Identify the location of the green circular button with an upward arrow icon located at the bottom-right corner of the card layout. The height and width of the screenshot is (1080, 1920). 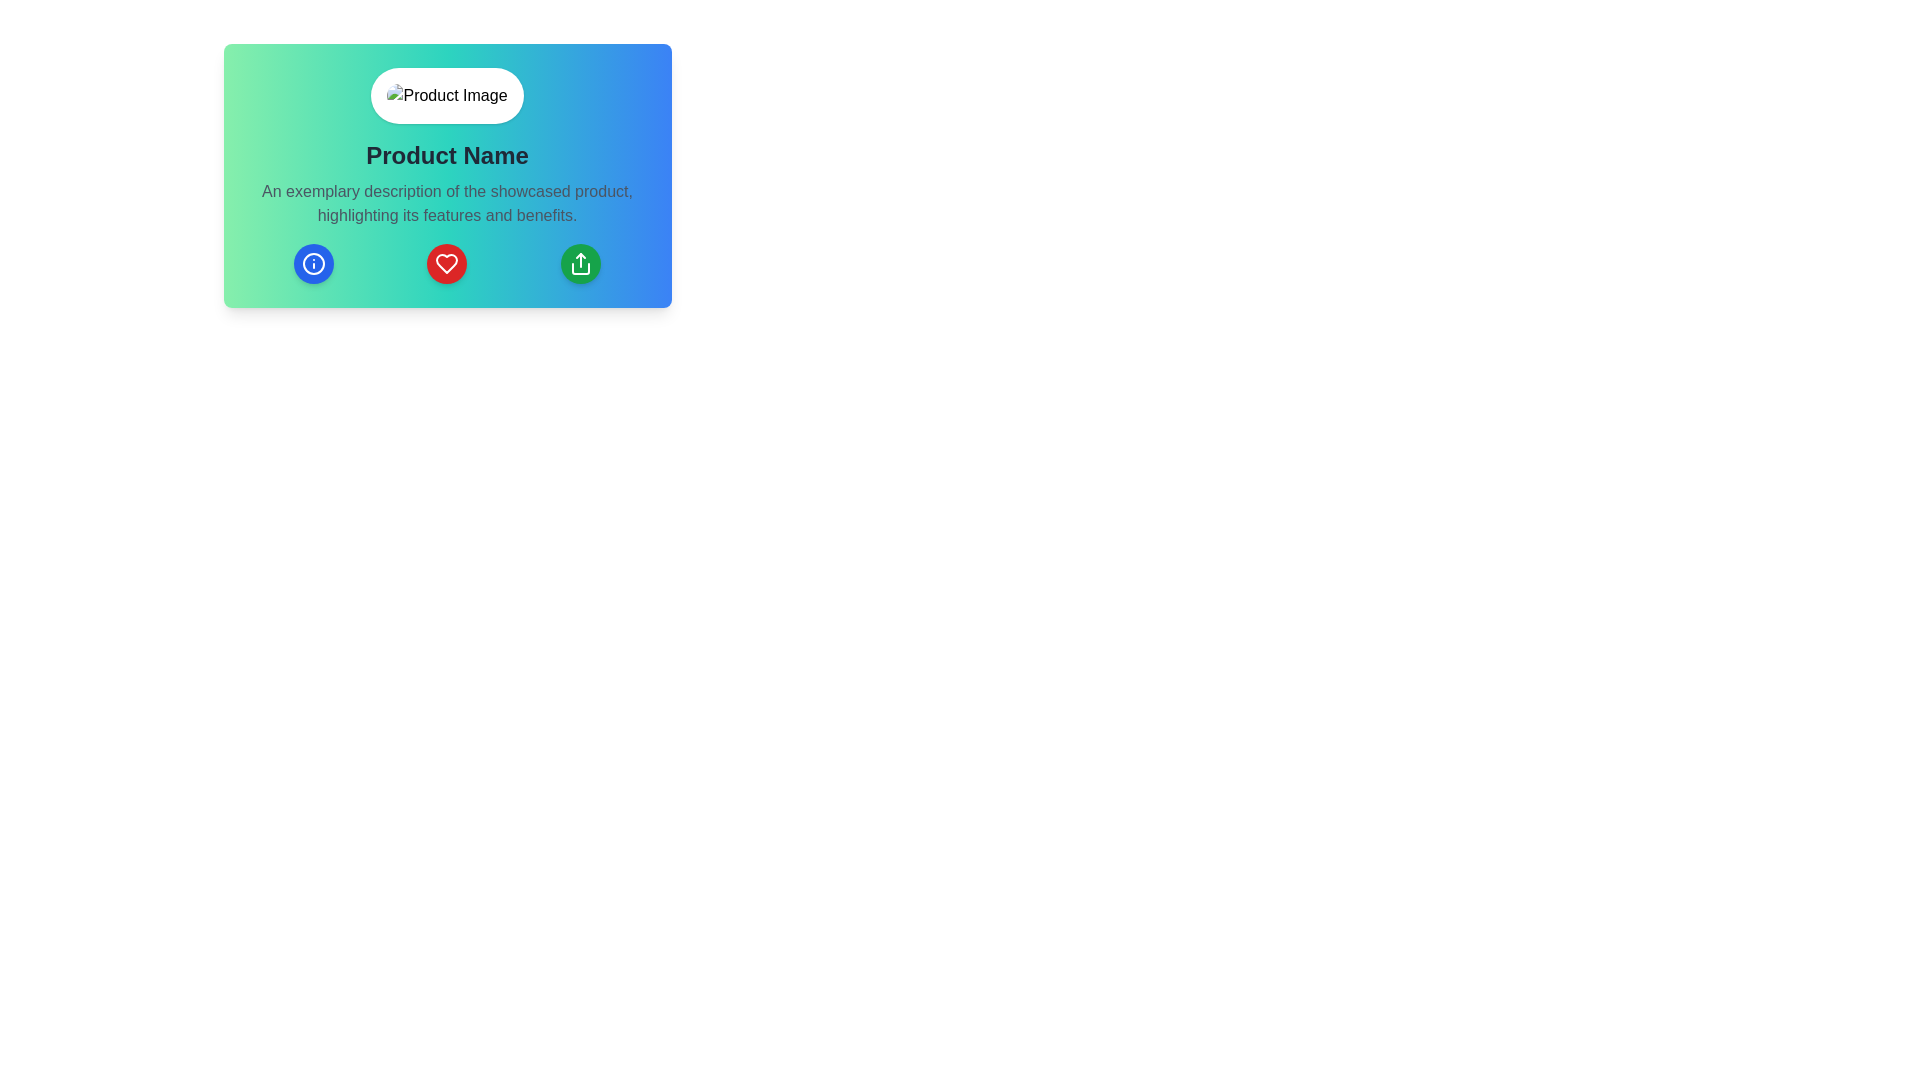
(579, 262).